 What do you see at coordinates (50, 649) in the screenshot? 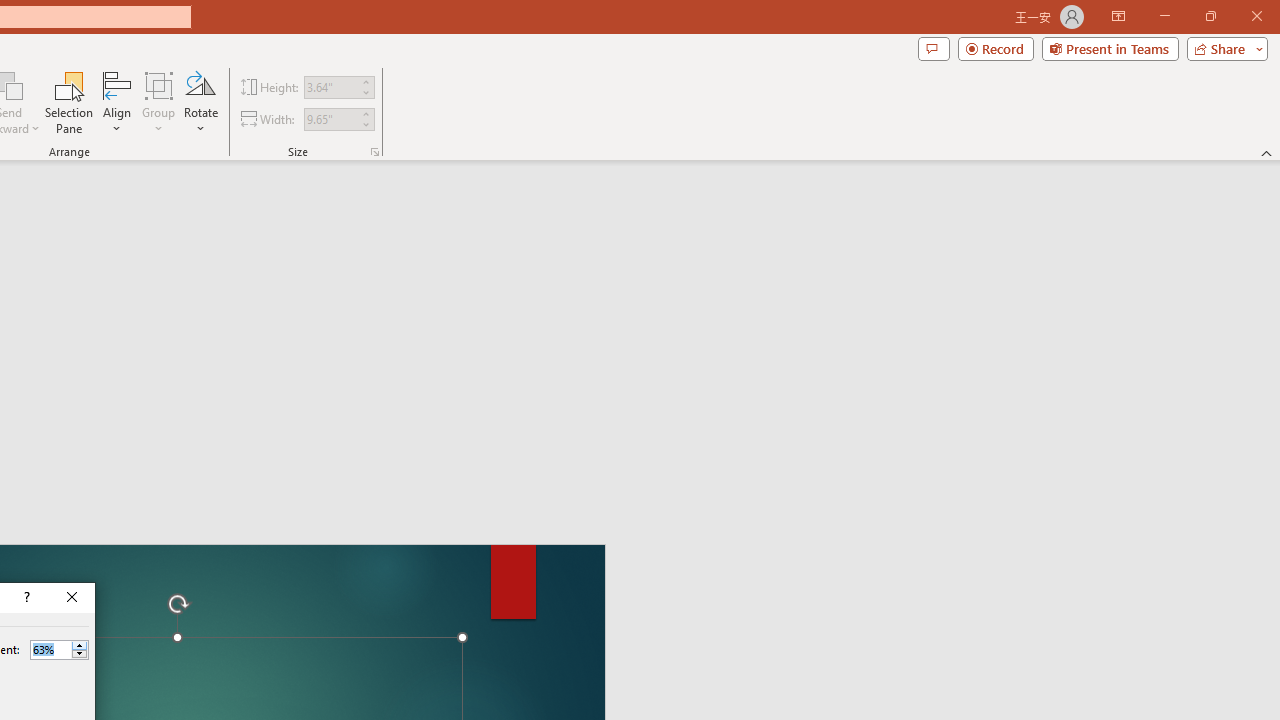
I see `'Percent'` at bounding box center [50, 649].